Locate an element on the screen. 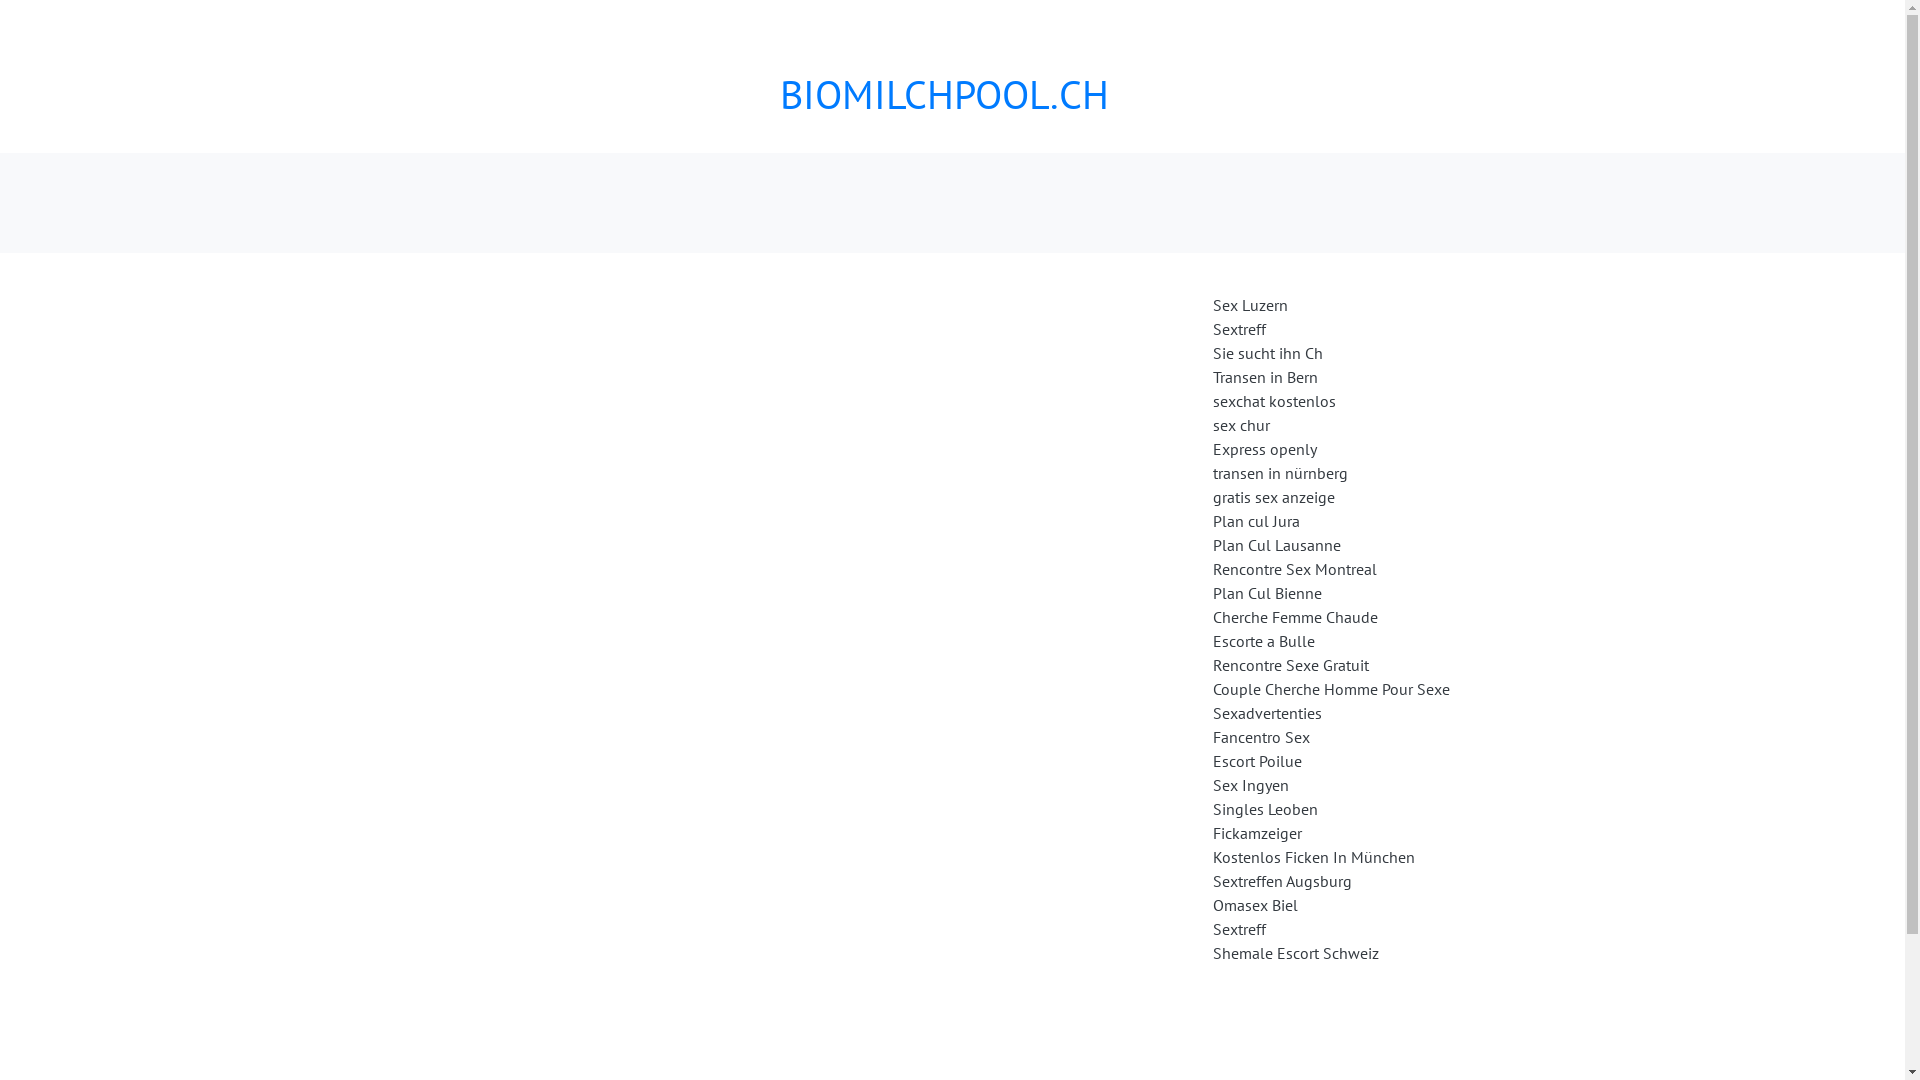 The height and width of the screenshot is (1080, 1920). 'Escorte a Bulle' is located at coordinates (1261, 640).